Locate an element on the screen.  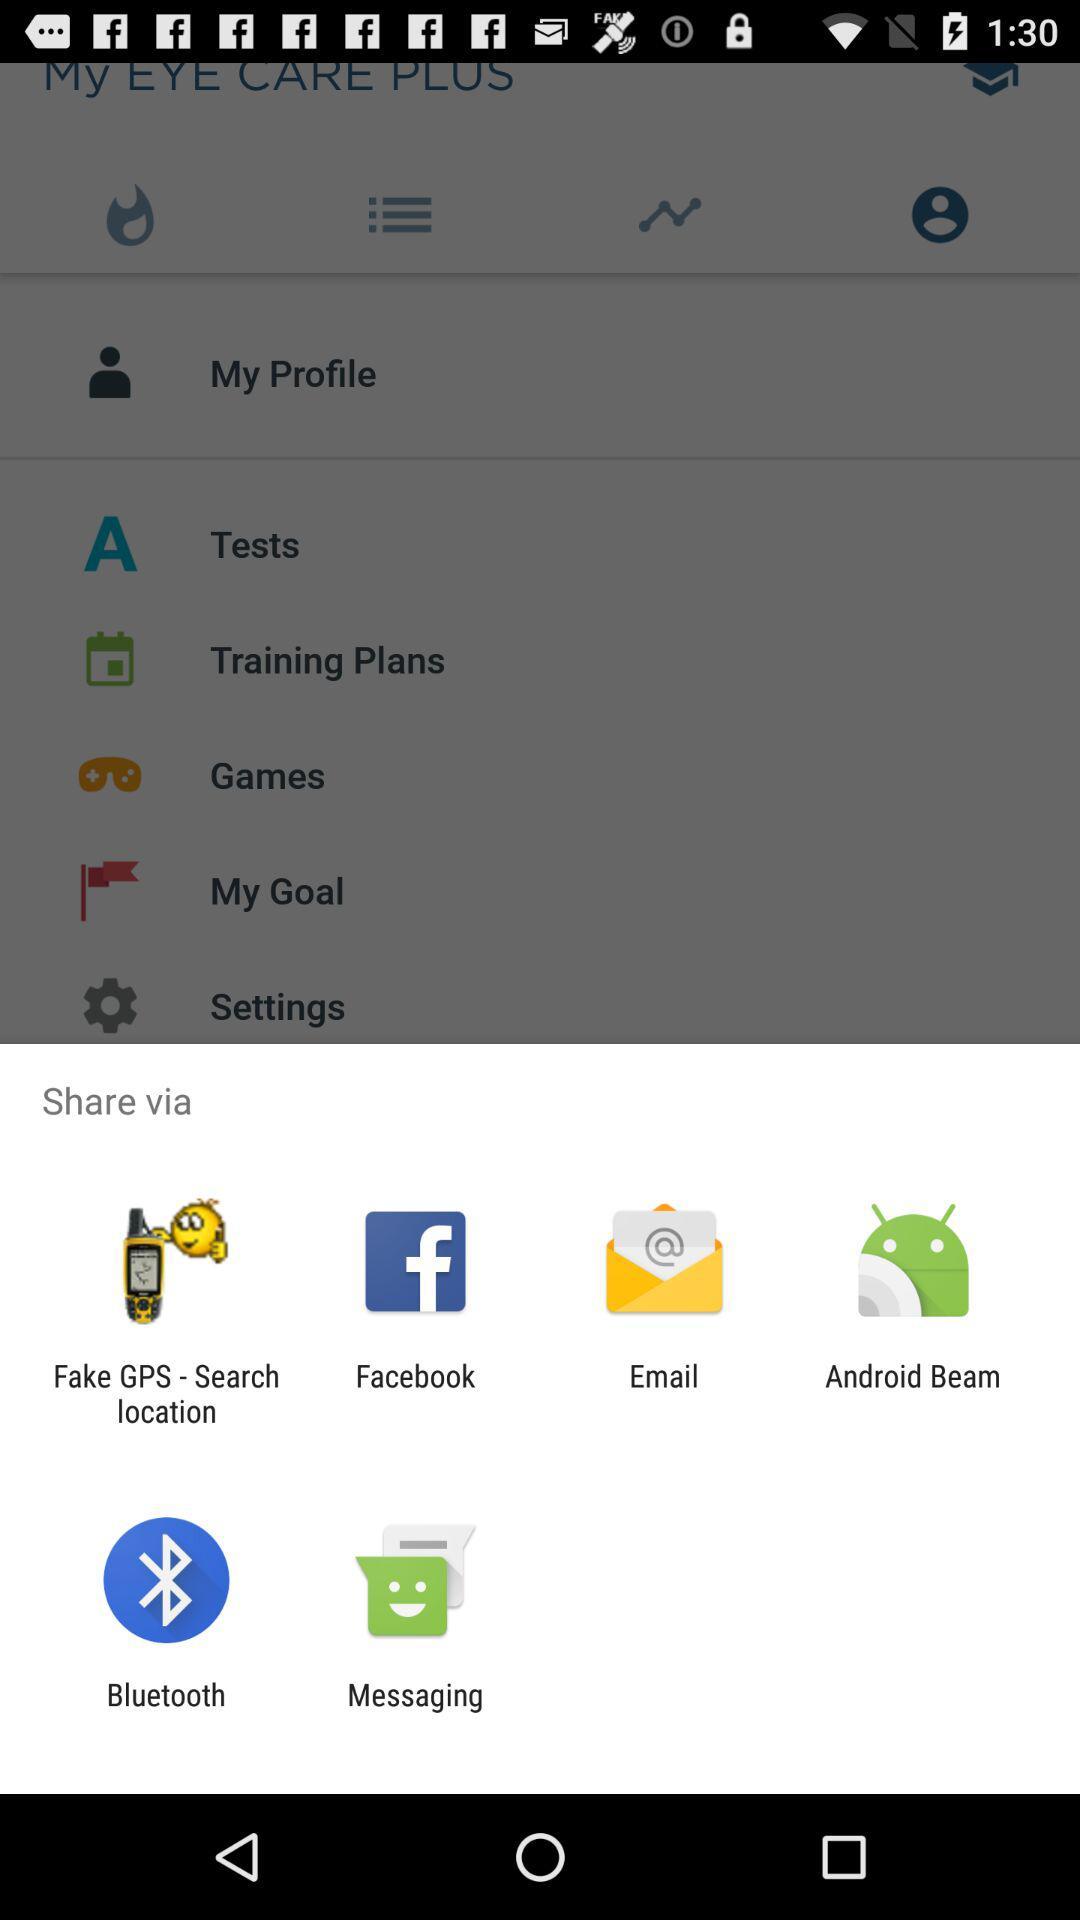
item to the left of facebook app is located at coordinates (165, 1392).